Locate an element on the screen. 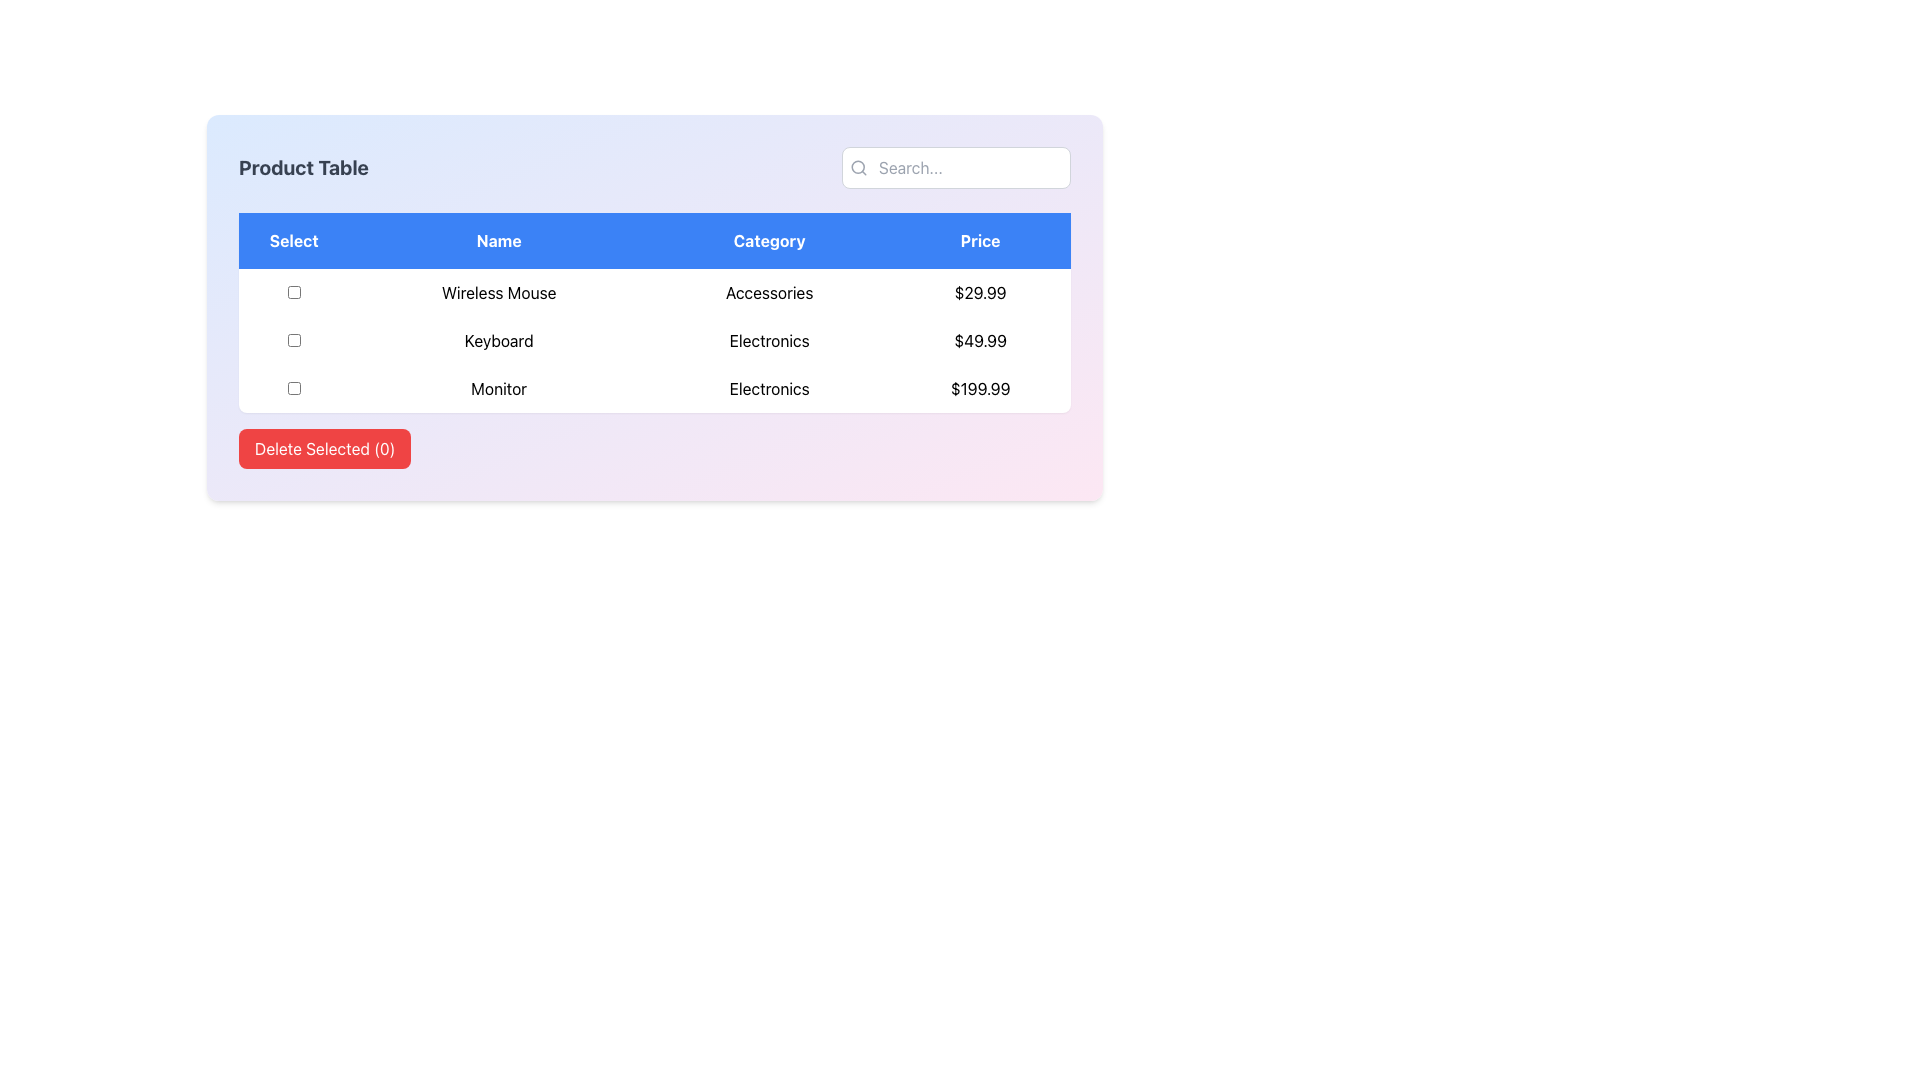 The image size is (1920, 1080). the text label in the second row of the table under the 'Category' column, which denotes the item category is located at coordinates (768, 339).